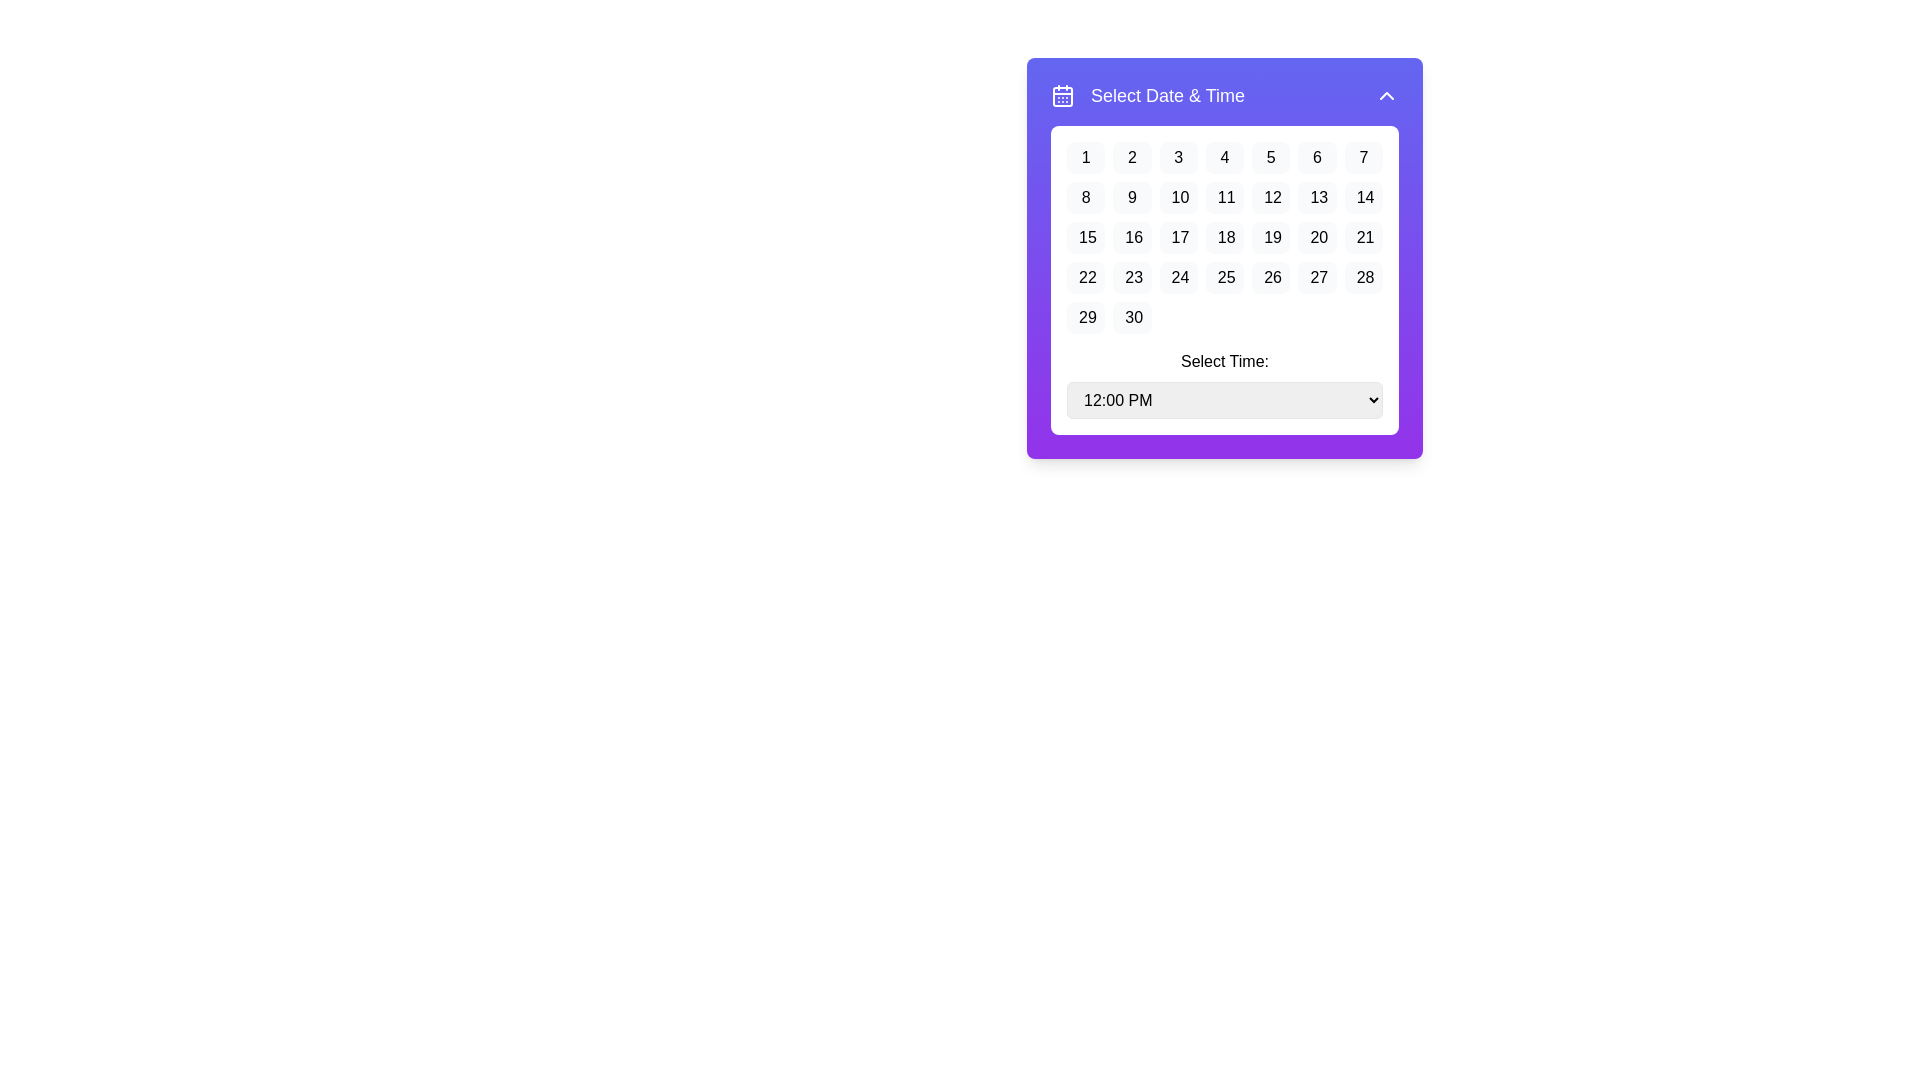  Describe the element at coordinates (1085, 316) in the screenshot. I see `the rounded rectangular button displaying the number '29' to change its background color` at that location.